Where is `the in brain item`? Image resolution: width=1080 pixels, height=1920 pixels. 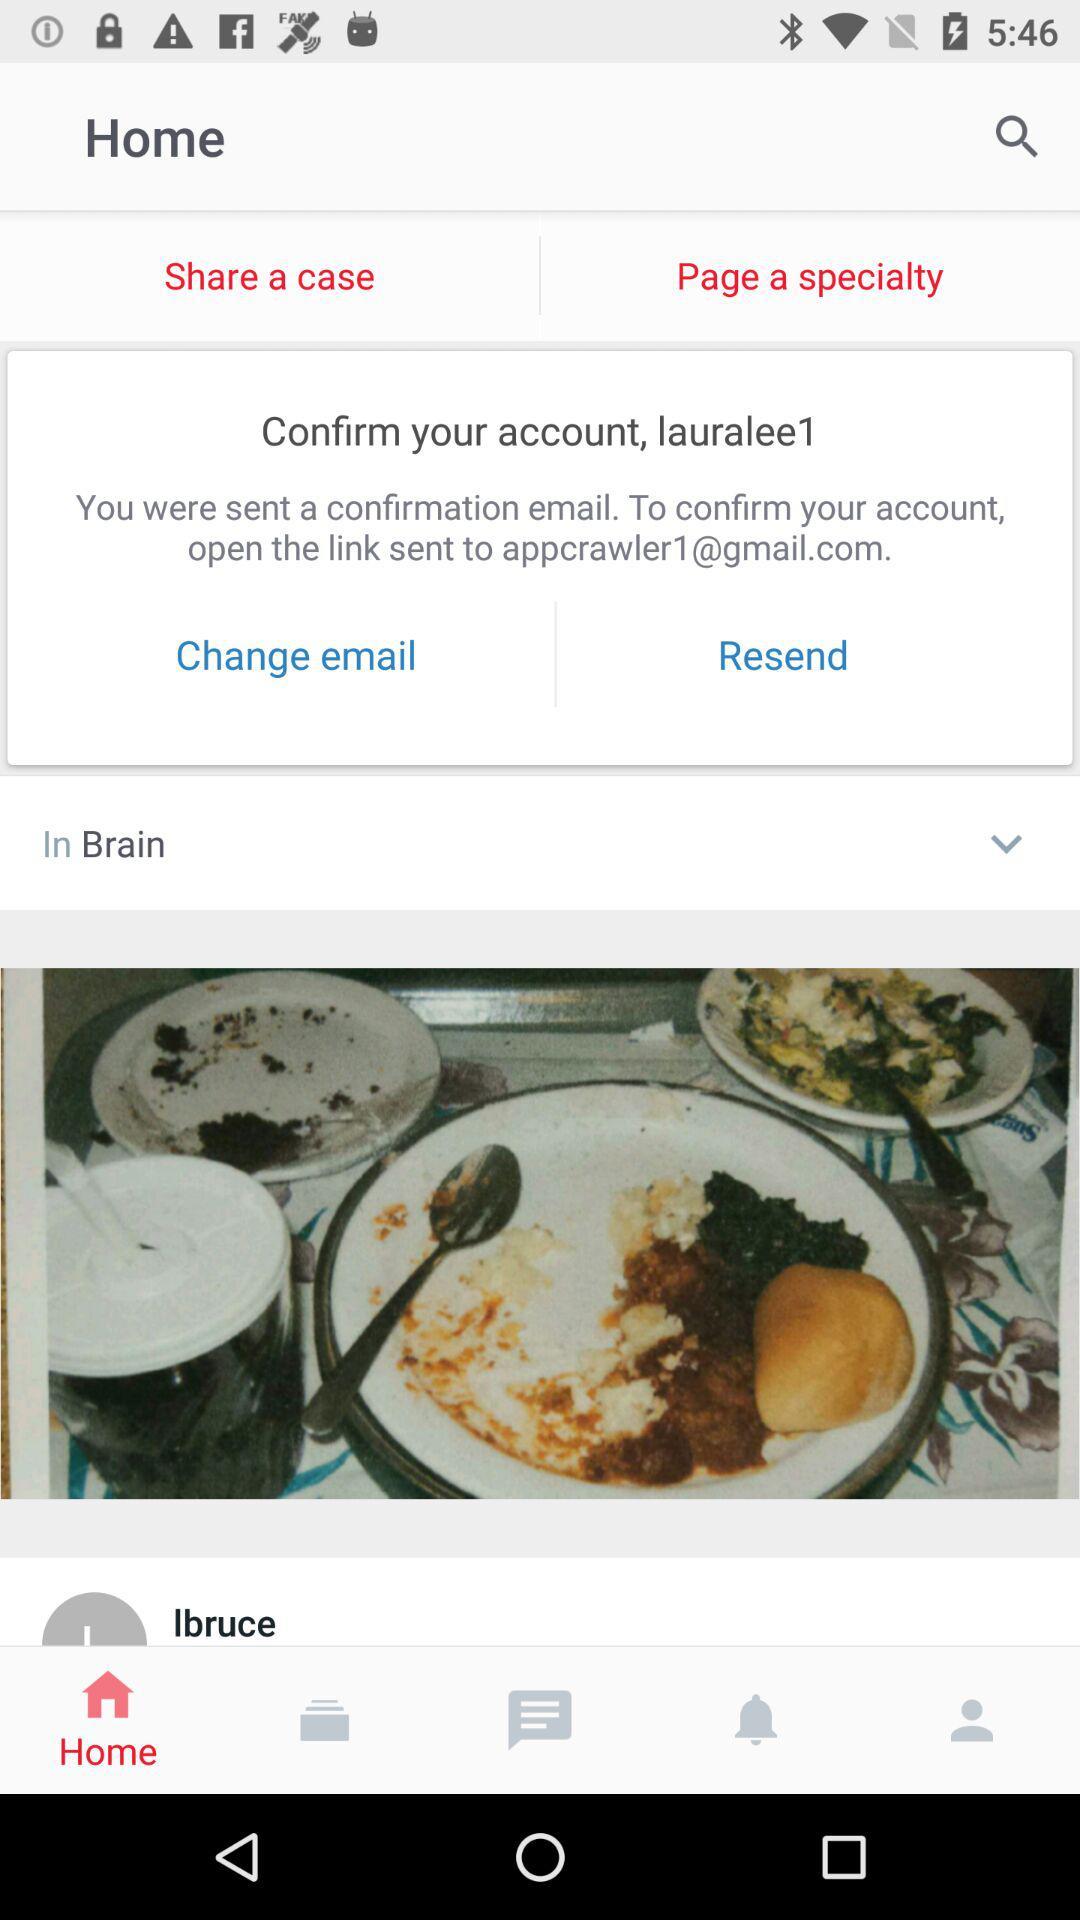
the in brain item is located at coordinates (499, 843).